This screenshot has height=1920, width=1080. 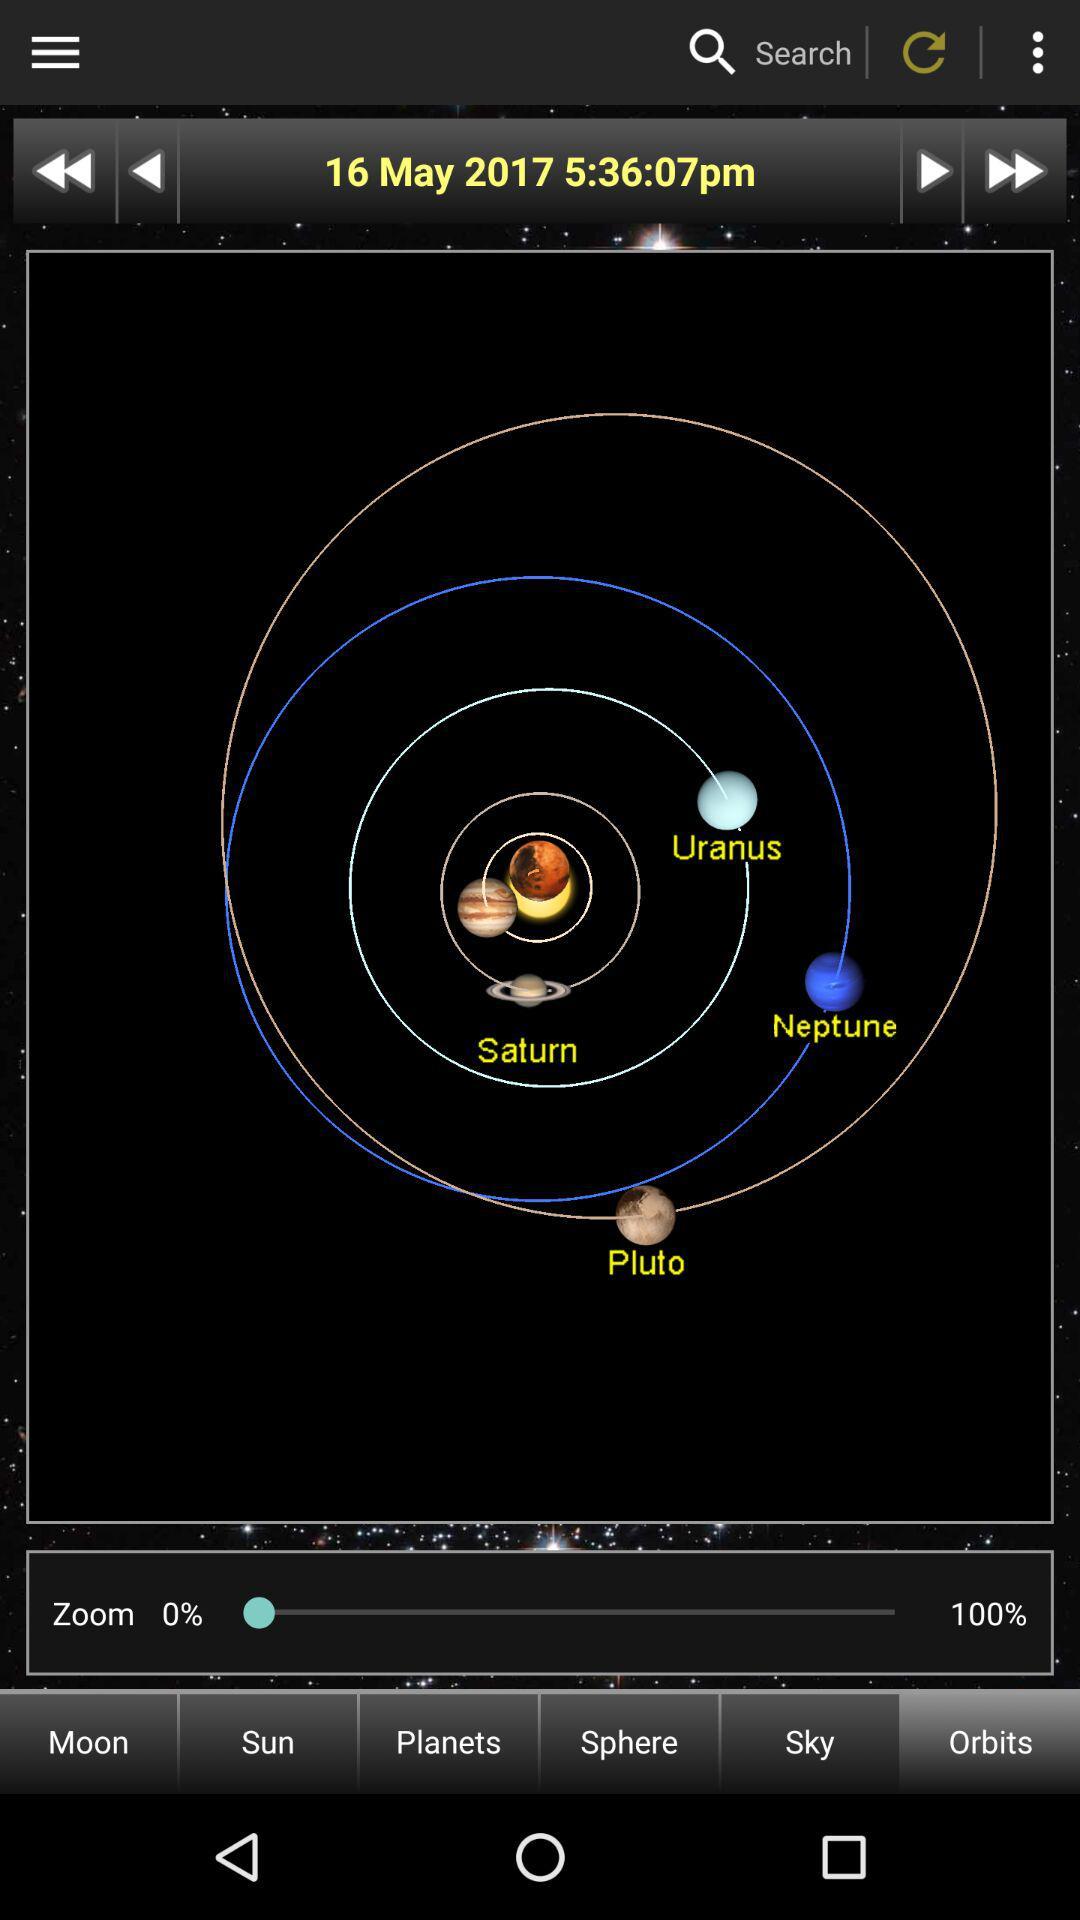 I want to click on the more icon, so click(x=1036, y=52).